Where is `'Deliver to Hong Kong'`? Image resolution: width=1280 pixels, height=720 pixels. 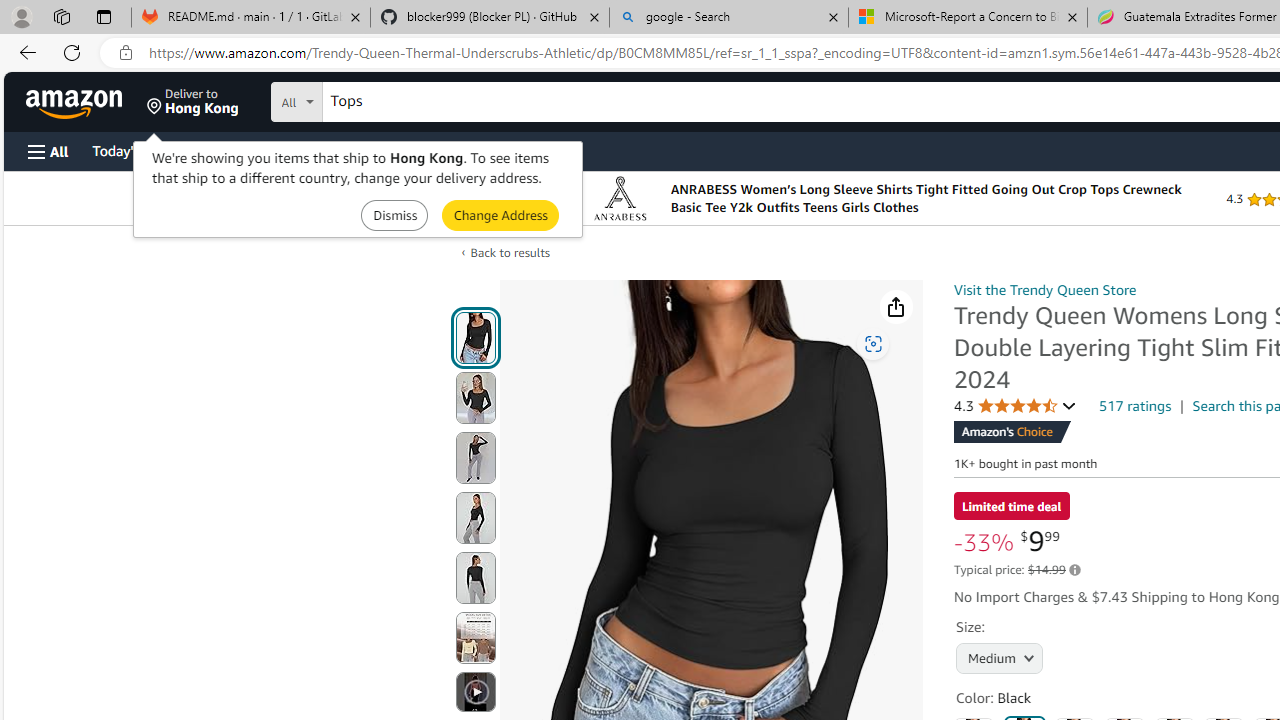
'Deliver to Hong Kong' is located at coordinates (193, 101).